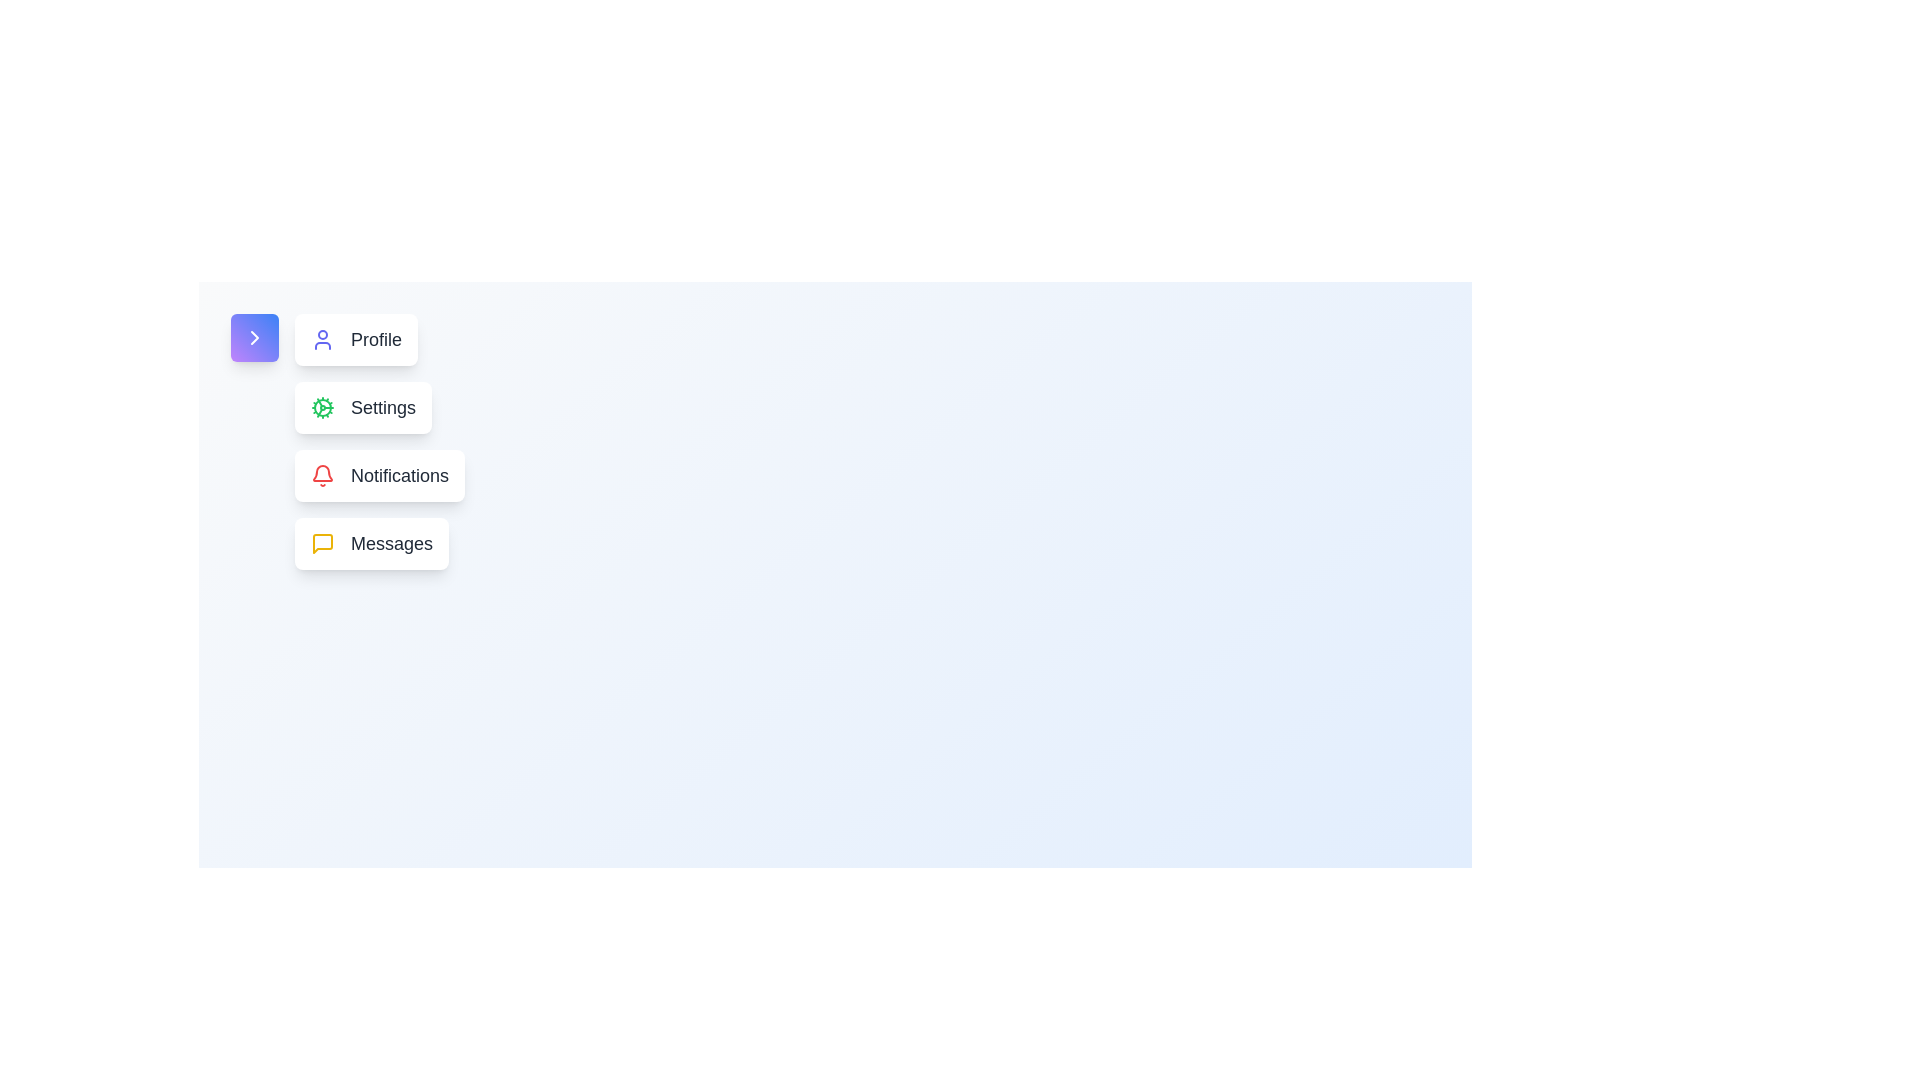 The width and height of the screenshot is (1920, 1080). I want to click on the 'Profile' button to navigate to the profile section, so click(355, 338).